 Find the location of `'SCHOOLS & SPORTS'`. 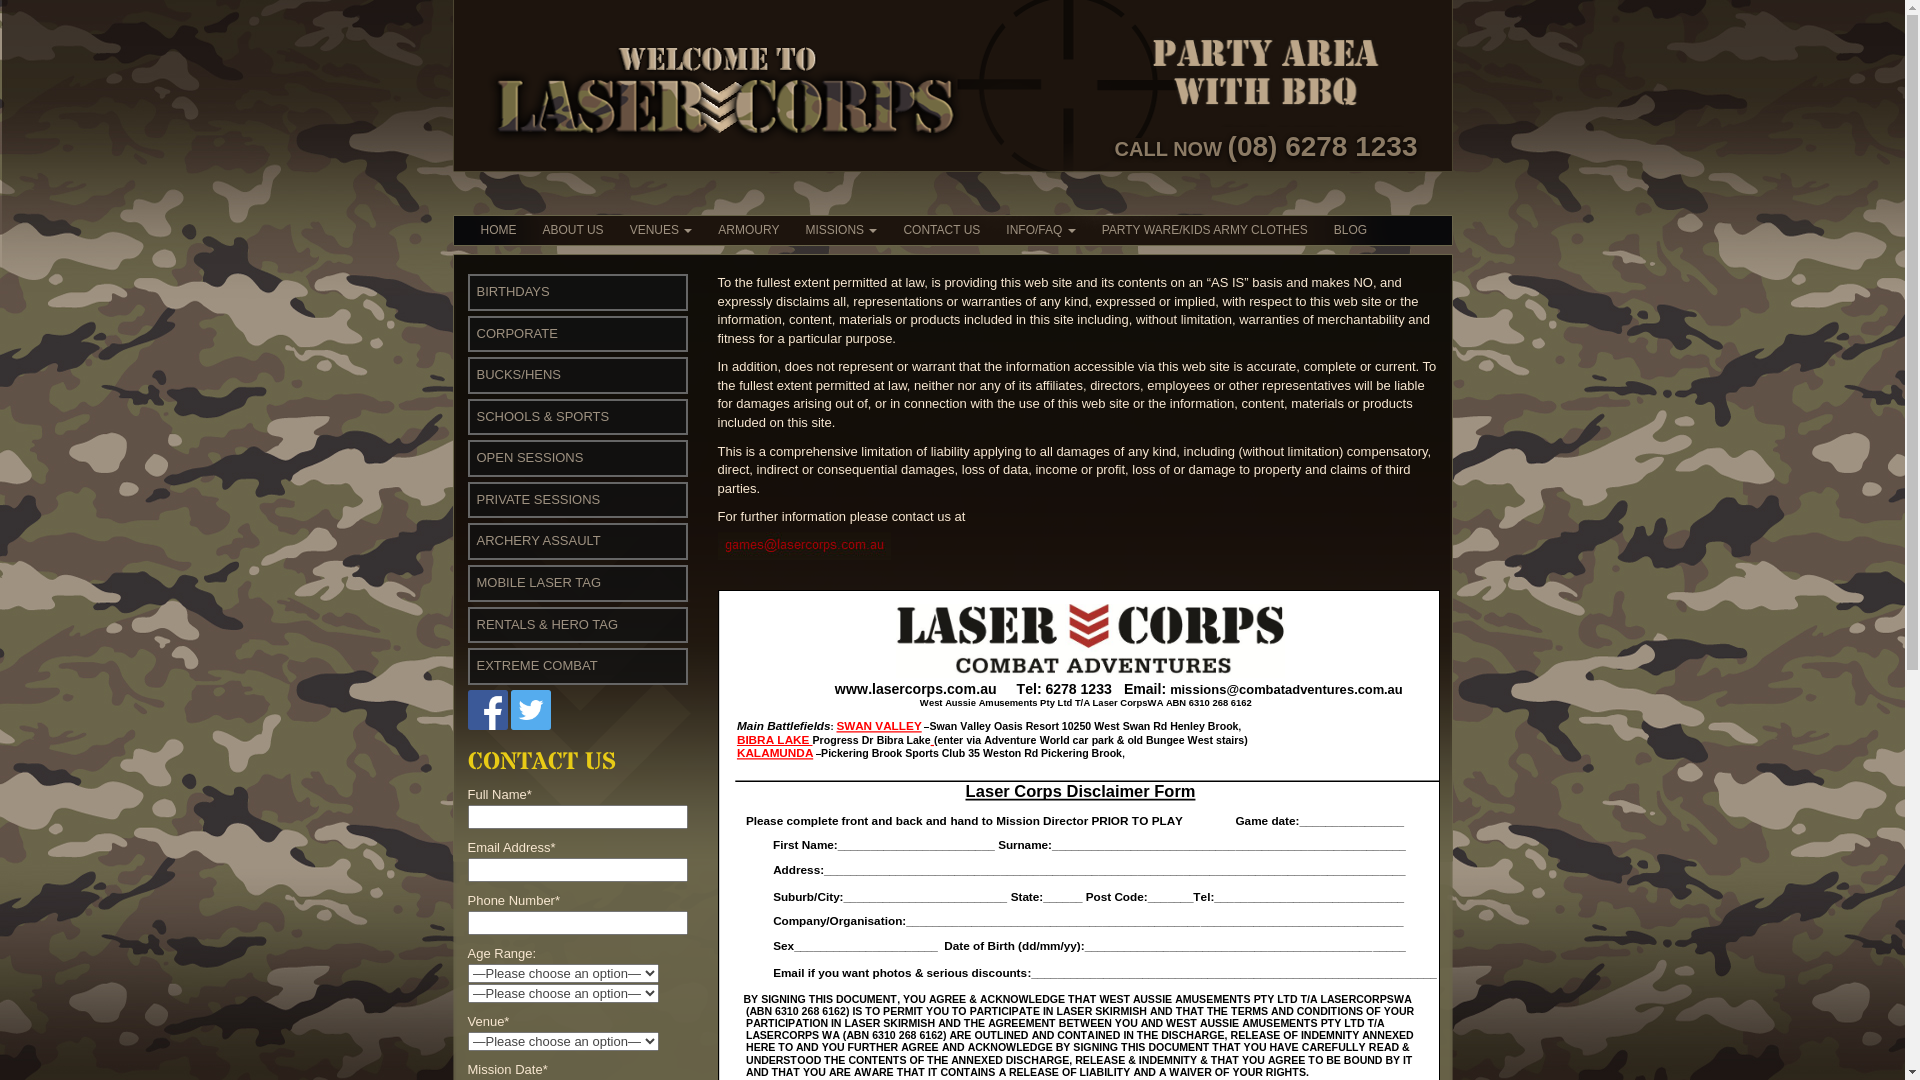

'SCHOOLS & SPORTS' is located at coordinates (542, 415).